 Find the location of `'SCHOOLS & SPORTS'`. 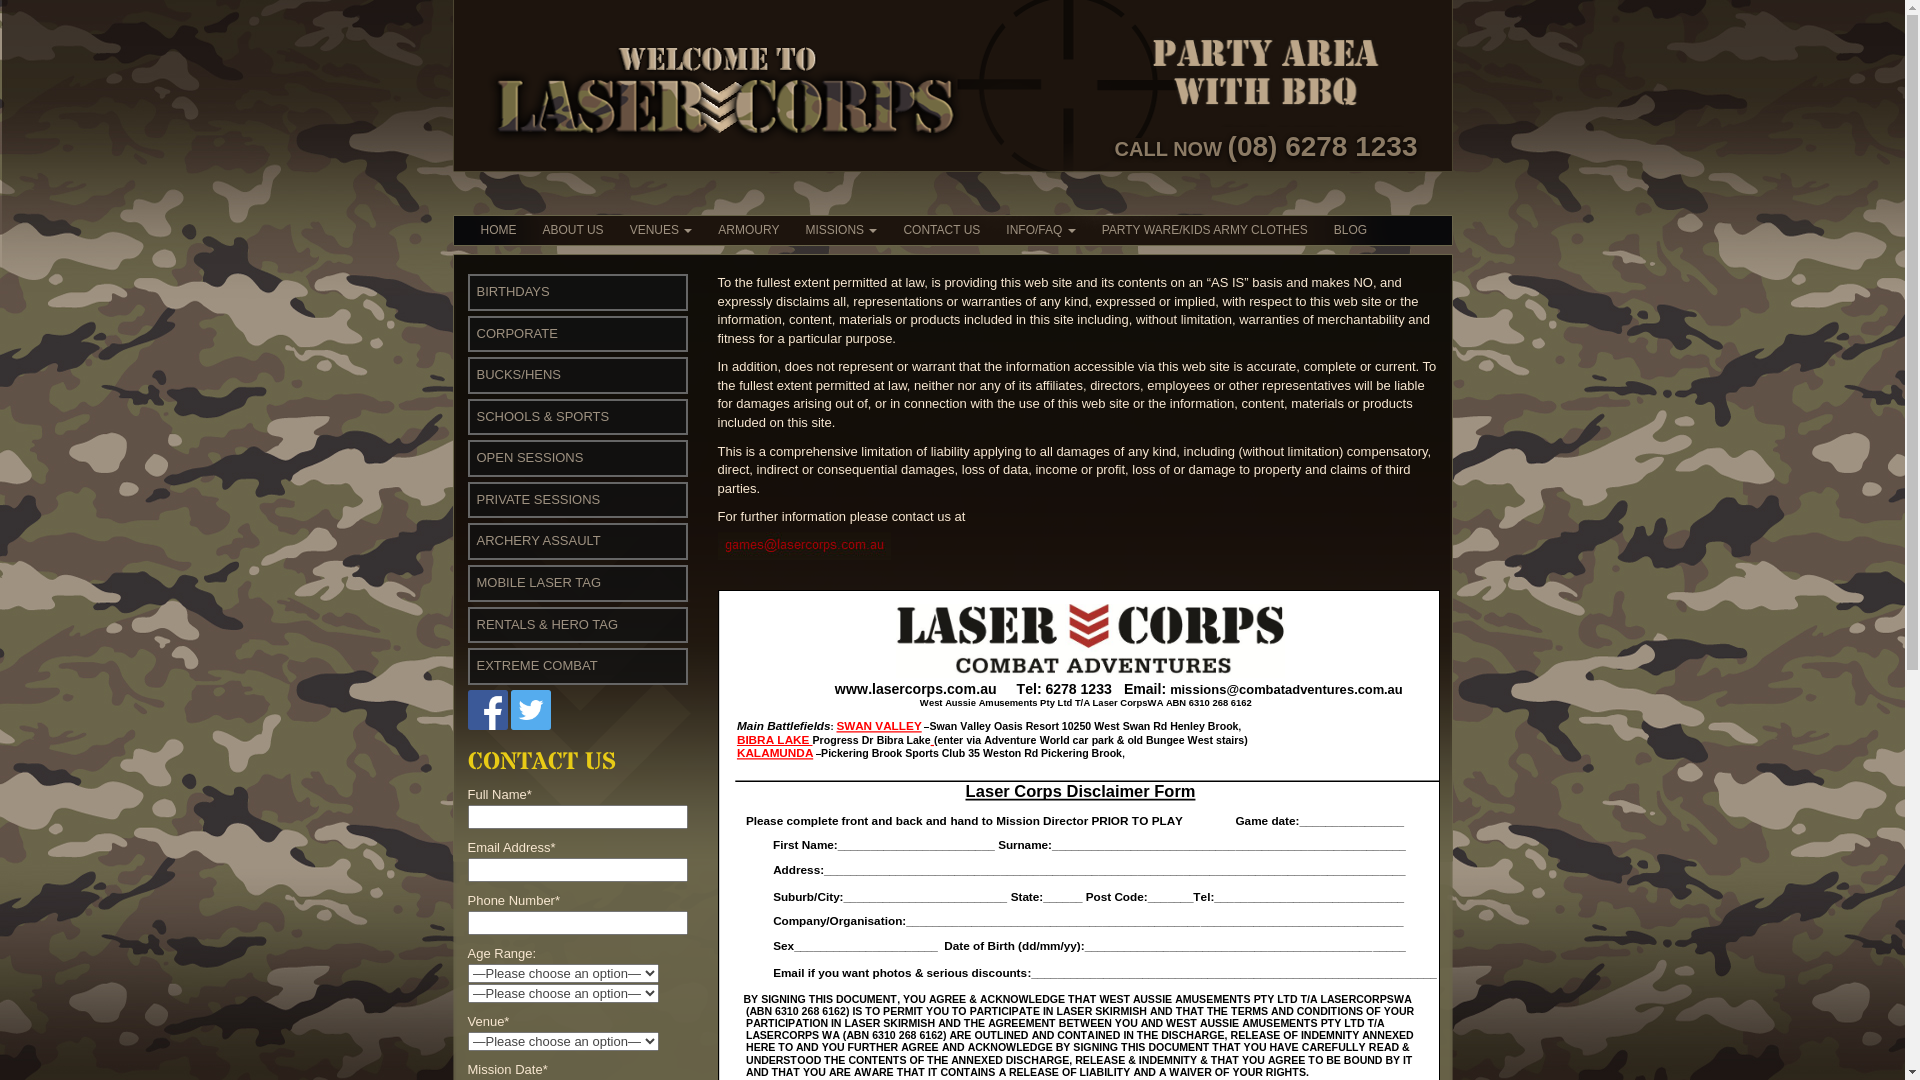

'SCHOOLS & SPORTS' is located at coordinates (542, 415).